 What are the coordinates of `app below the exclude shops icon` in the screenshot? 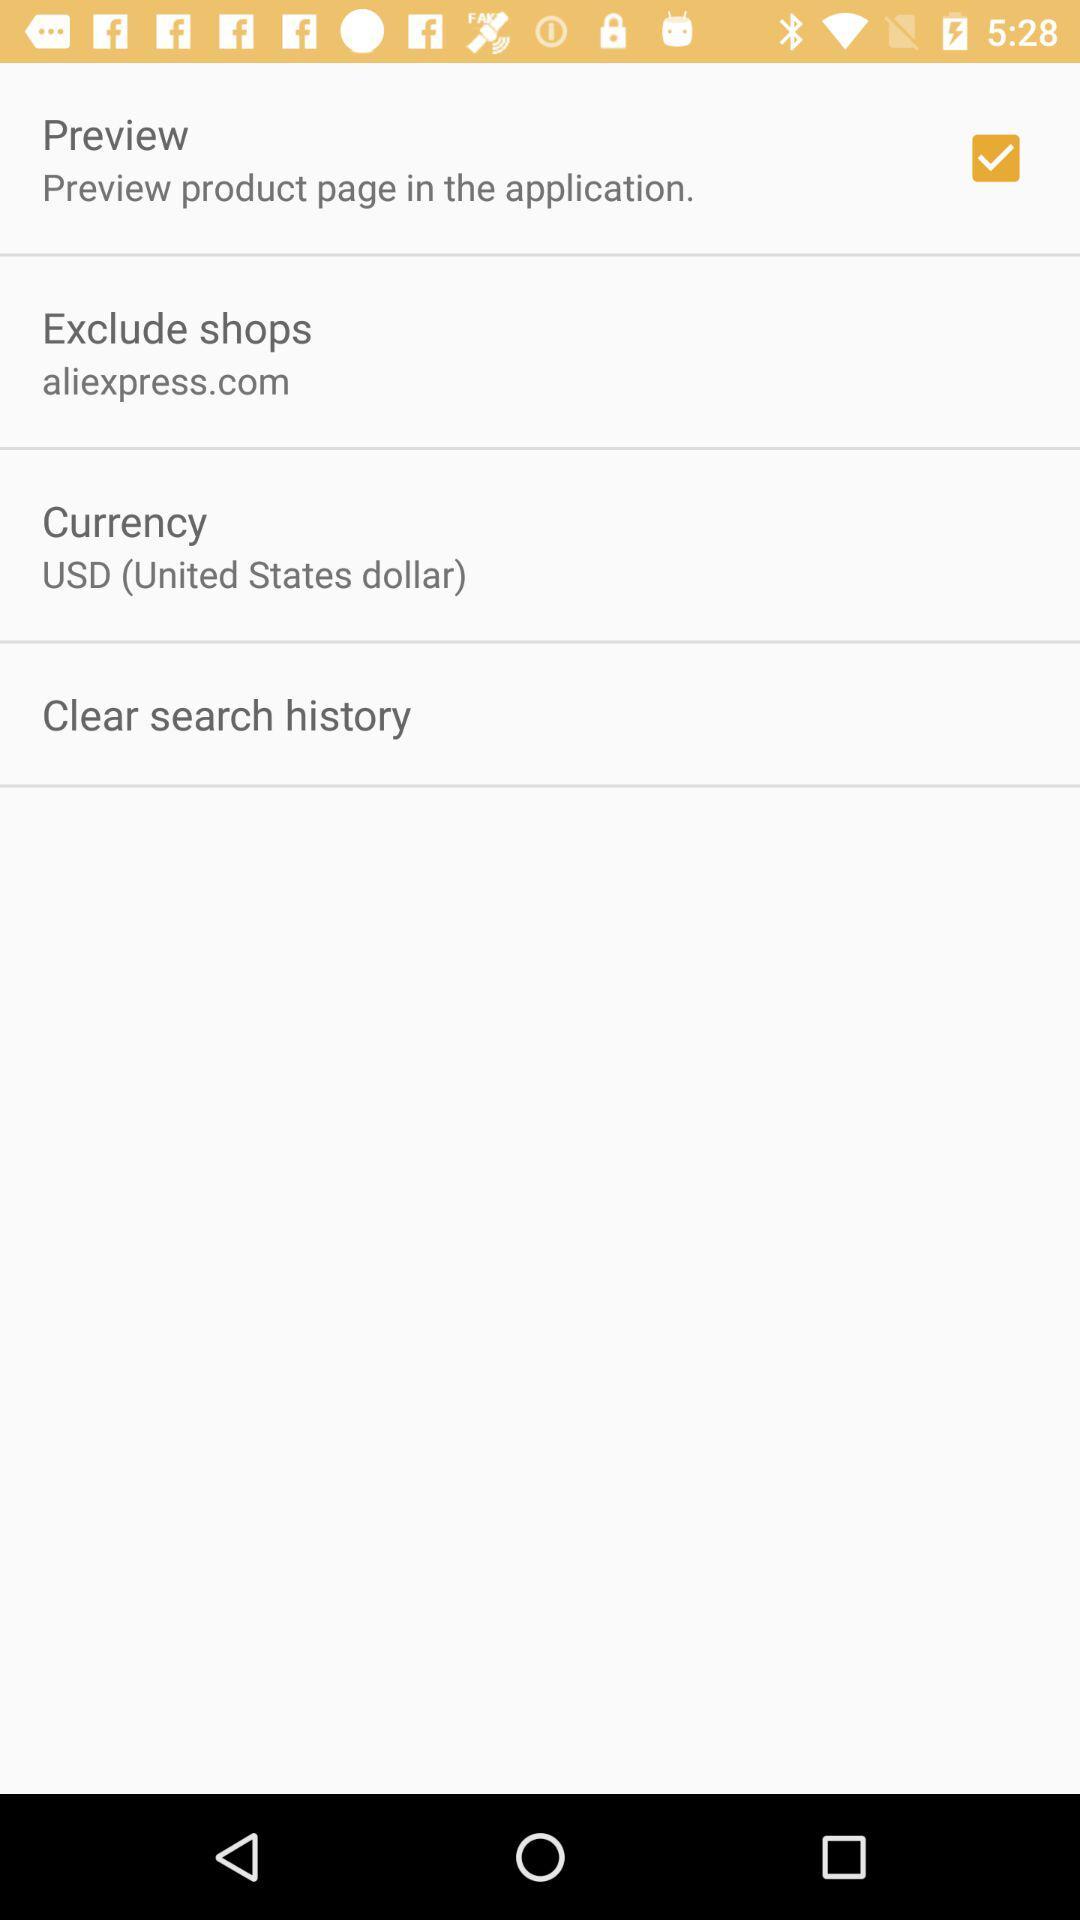 It's located at (165, 380).